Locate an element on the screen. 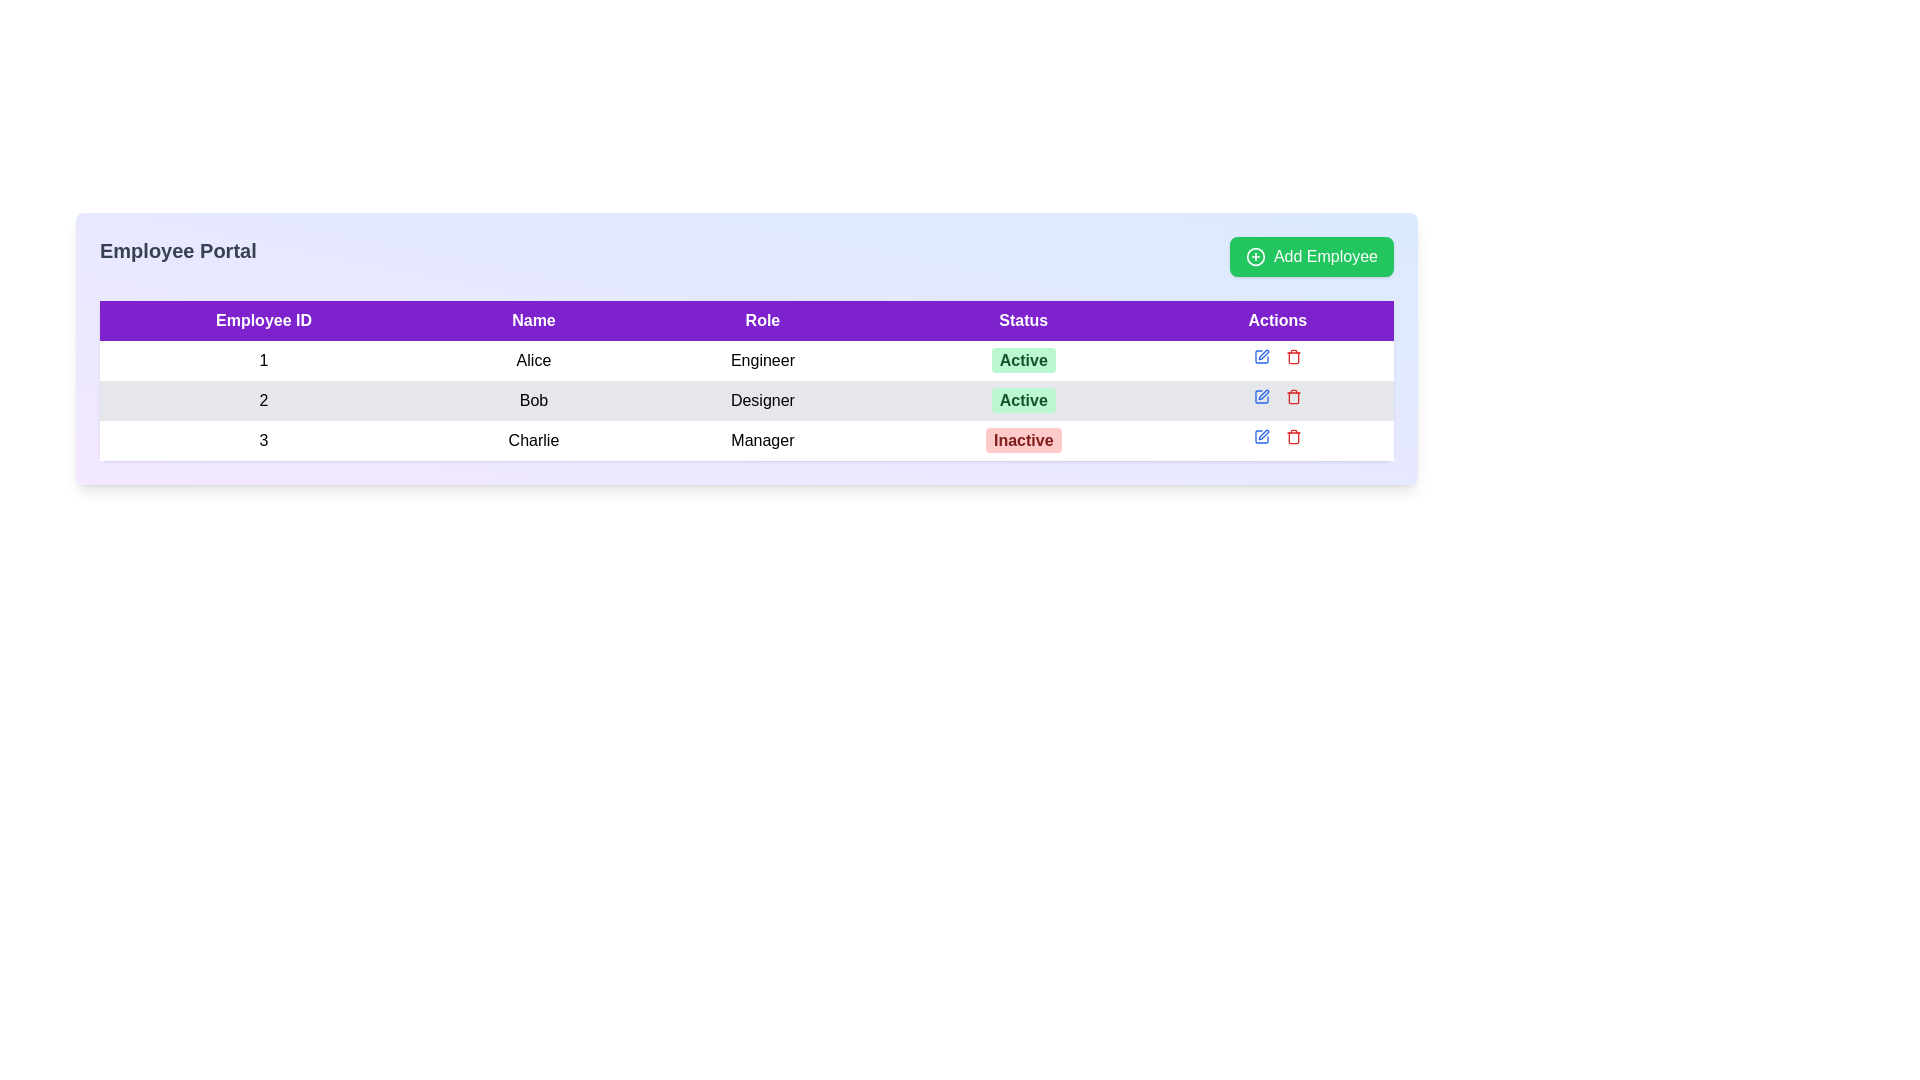  the third row in the employee management table displaying details about employee 'Charlie' is located at coordinates (746, 439).